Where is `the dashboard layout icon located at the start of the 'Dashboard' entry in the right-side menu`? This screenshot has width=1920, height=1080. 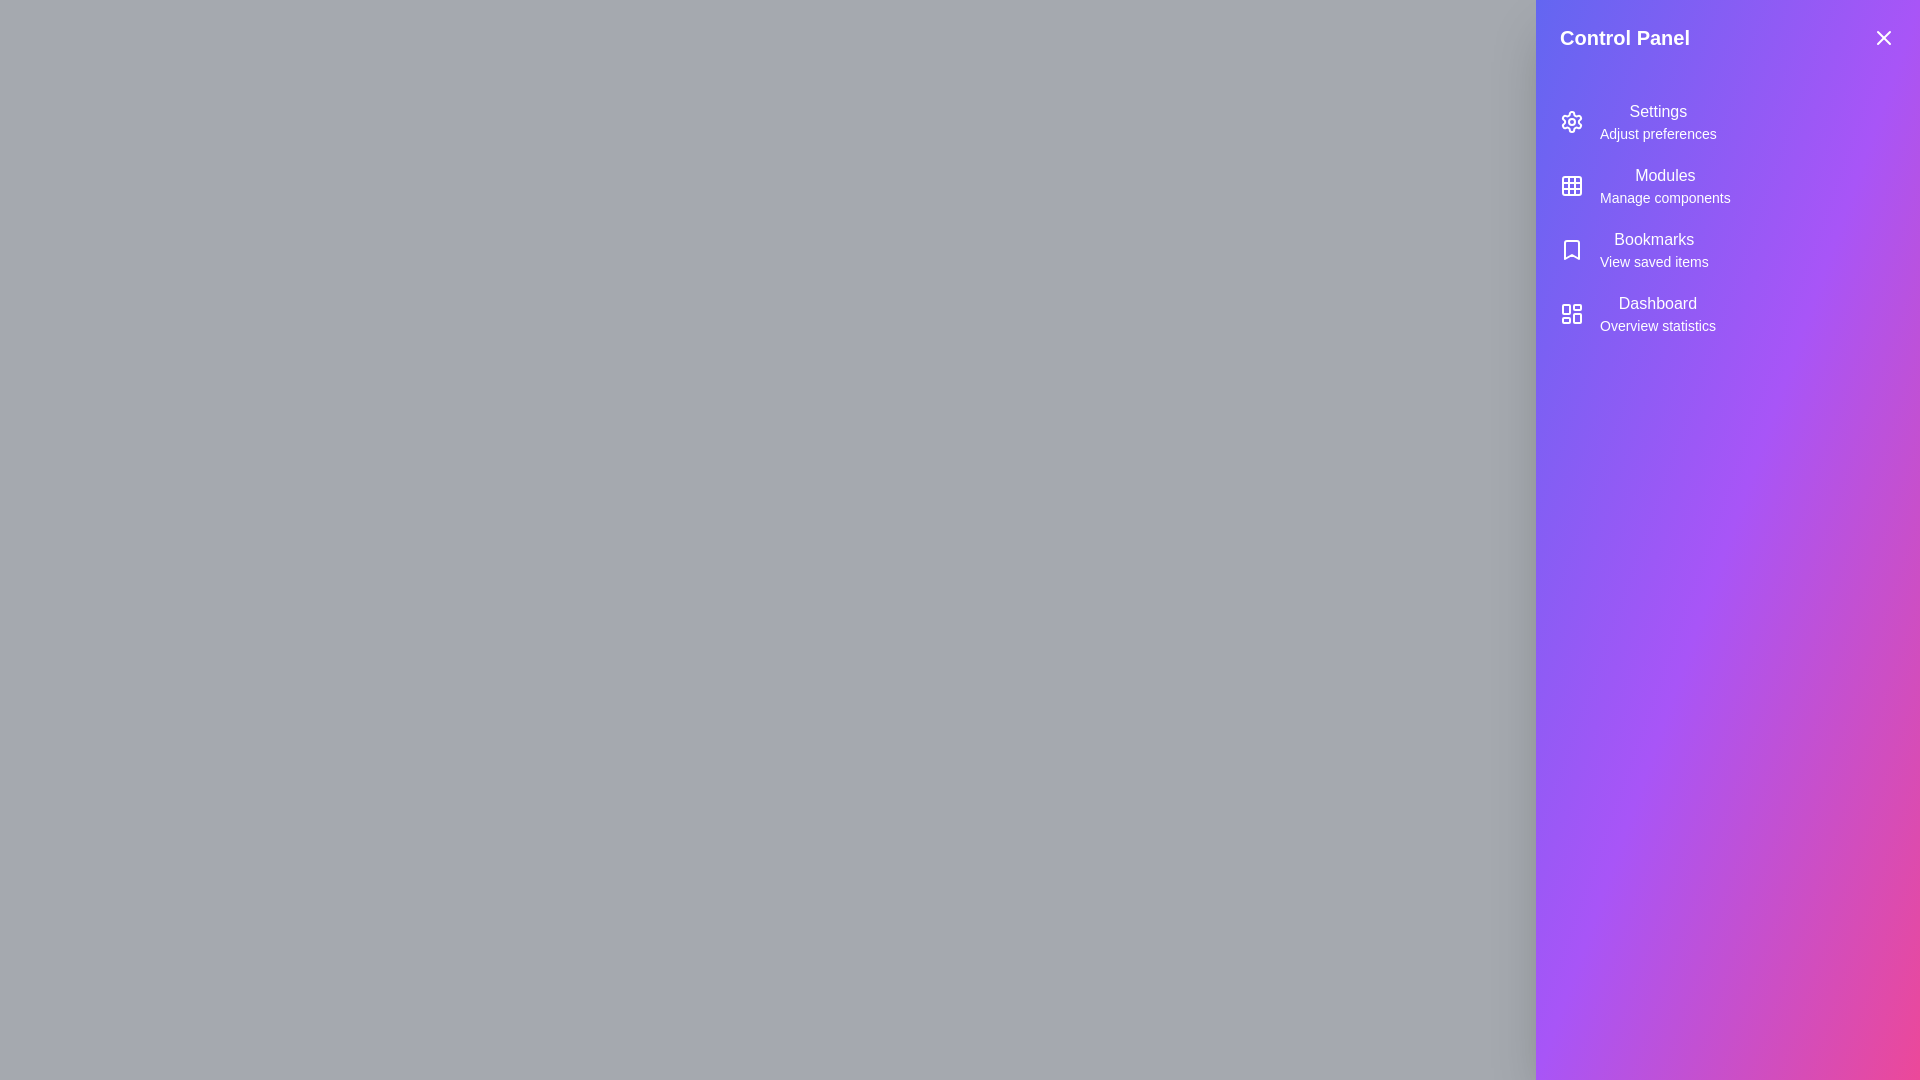
the dashboard layout icon located at the start of the 'Dashboard' entry in the right-side menu is located at coordinates (1570, 313).